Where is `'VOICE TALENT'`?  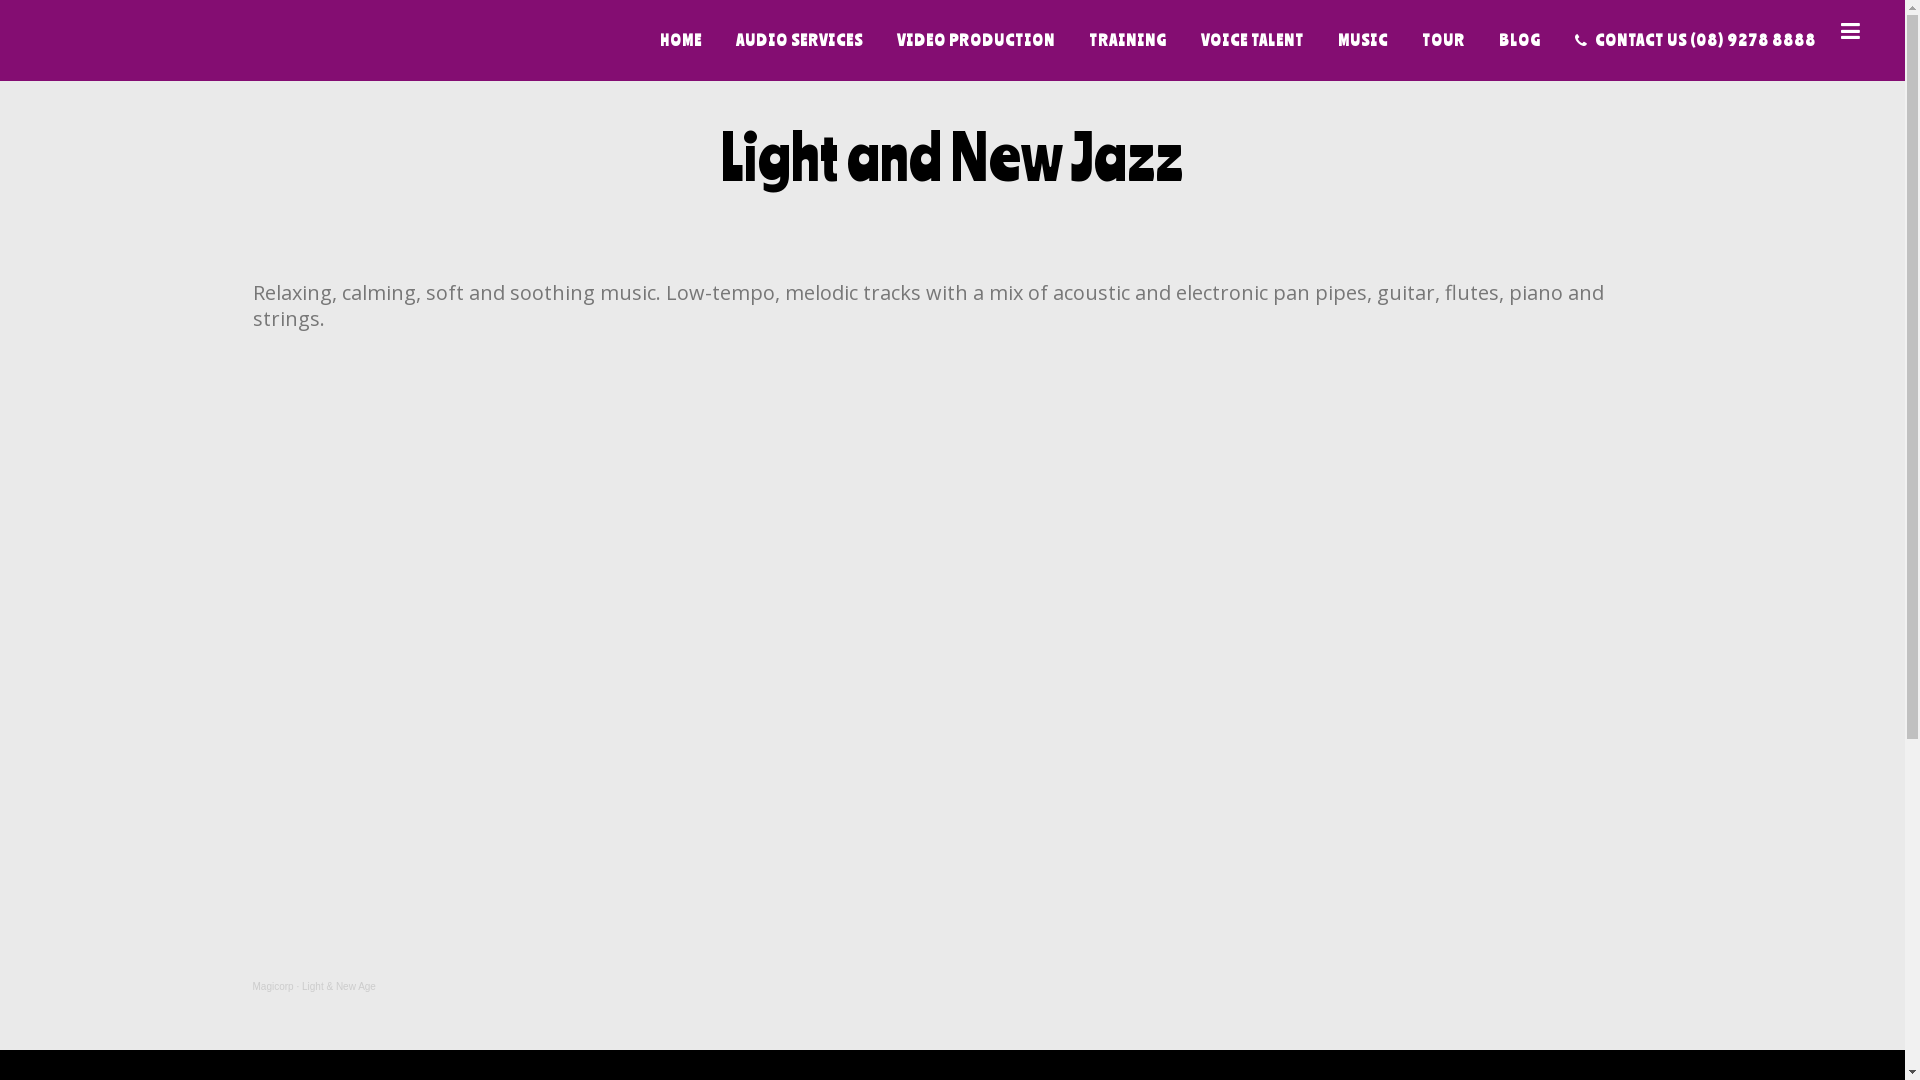 'VOICE TALENT' is located at coordinates (1251, 39).